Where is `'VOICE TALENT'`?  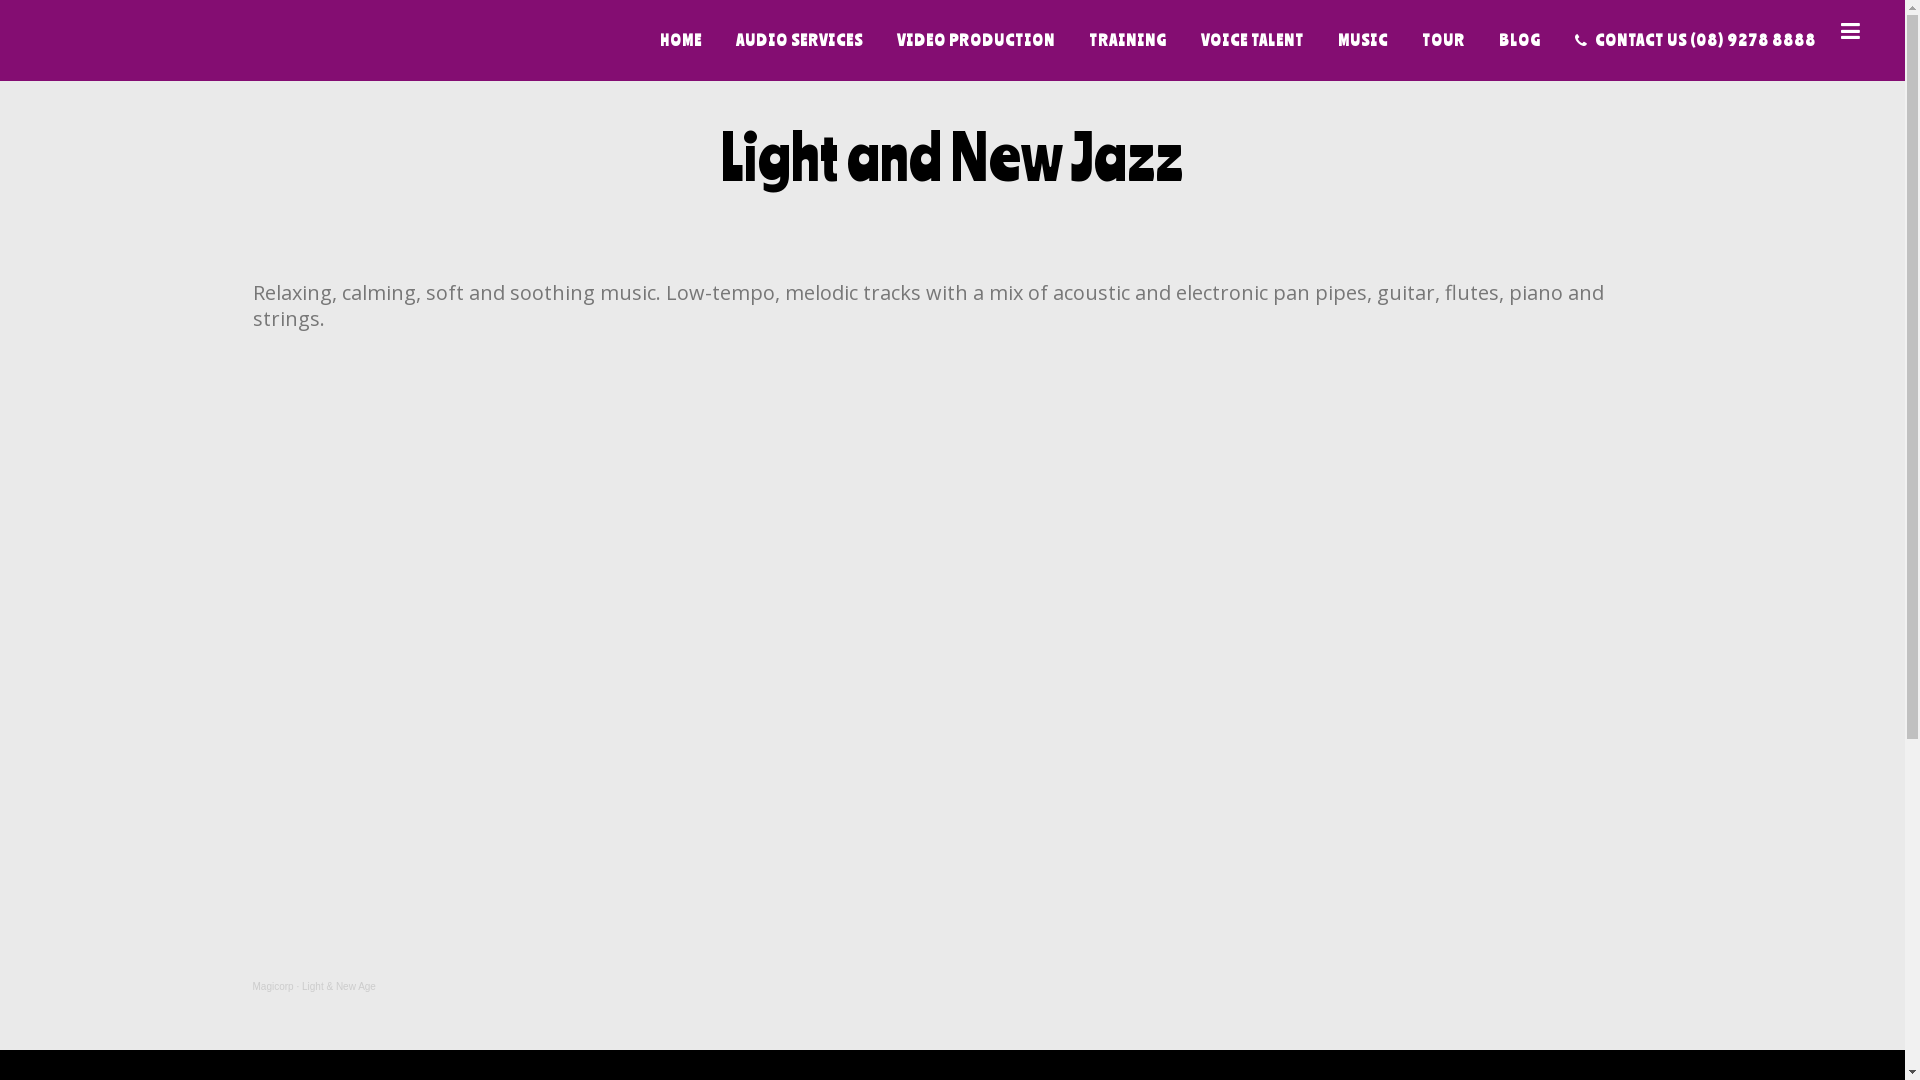 'VOICE TALENT' is located at coordinates (1251, 39).